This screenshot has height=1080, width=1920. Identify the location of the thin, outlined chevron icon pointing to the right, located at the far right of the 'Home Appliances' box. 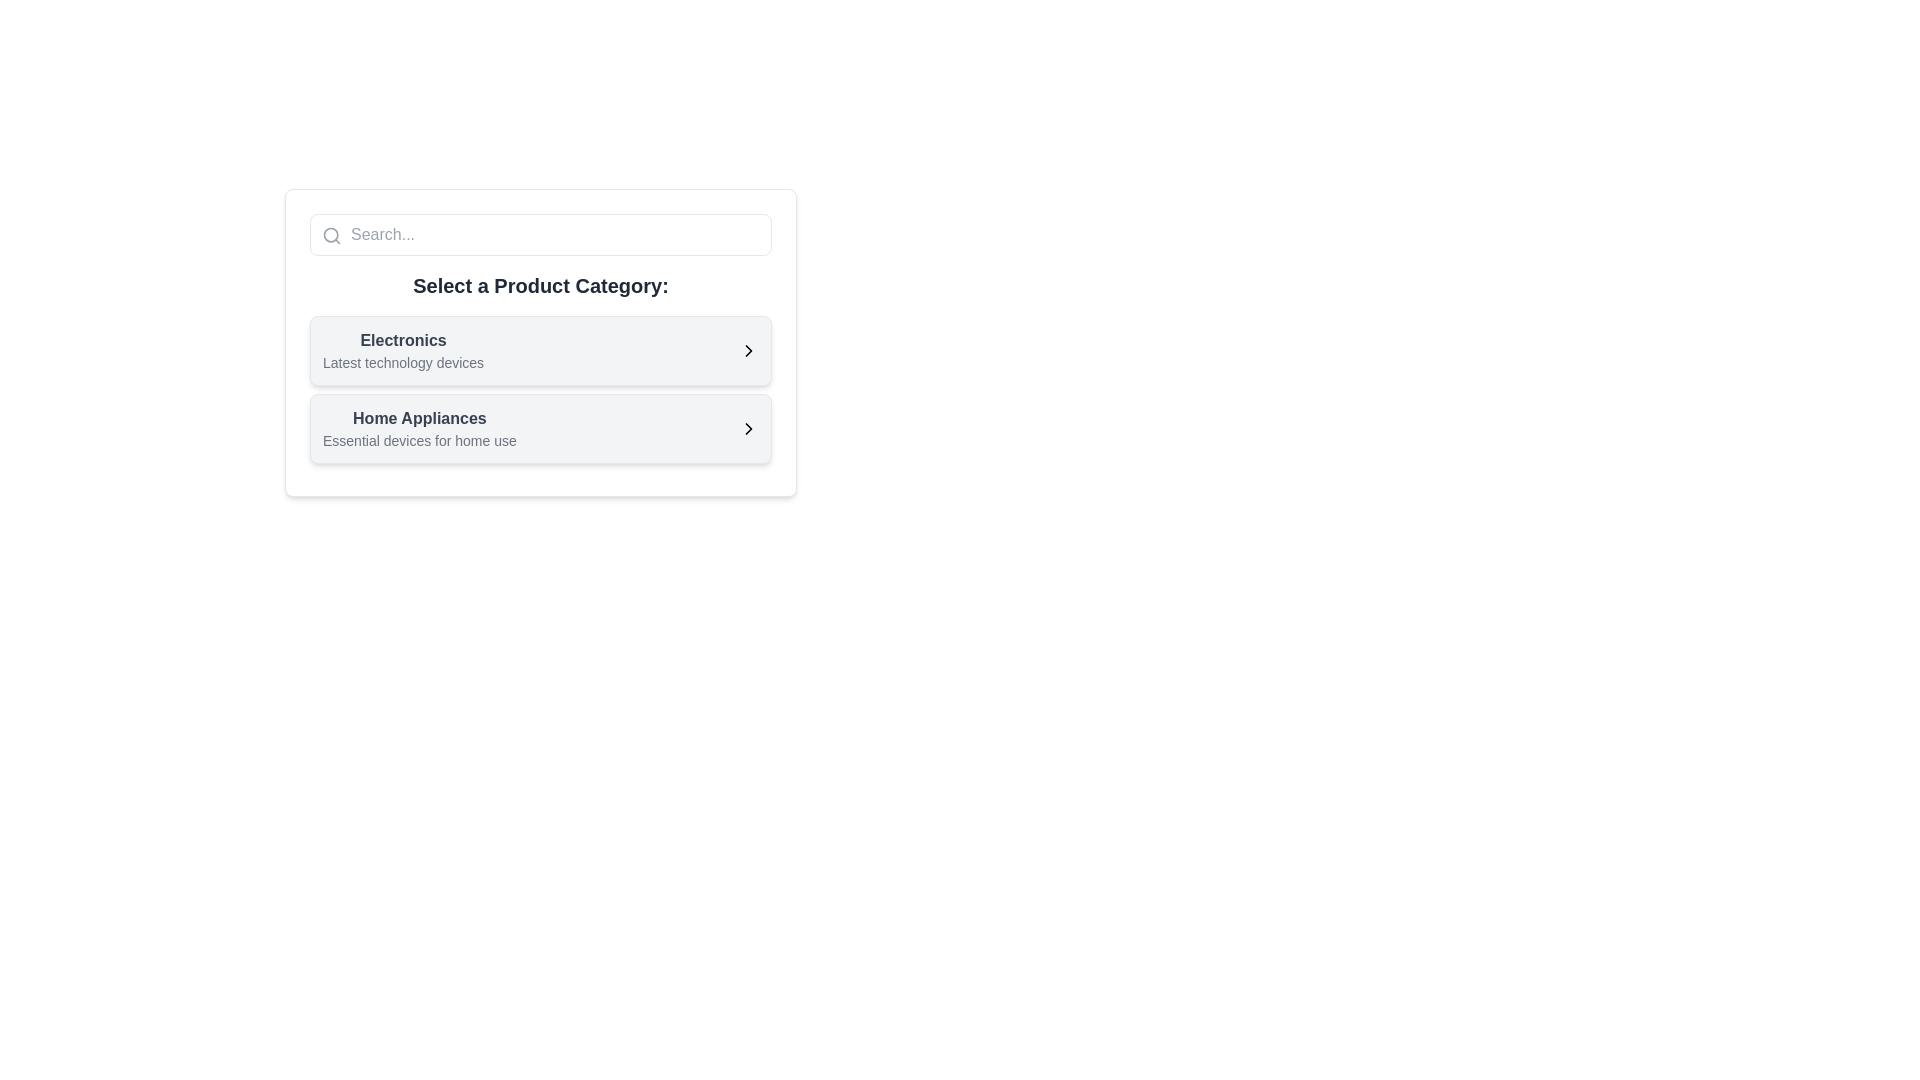
(747, 427).